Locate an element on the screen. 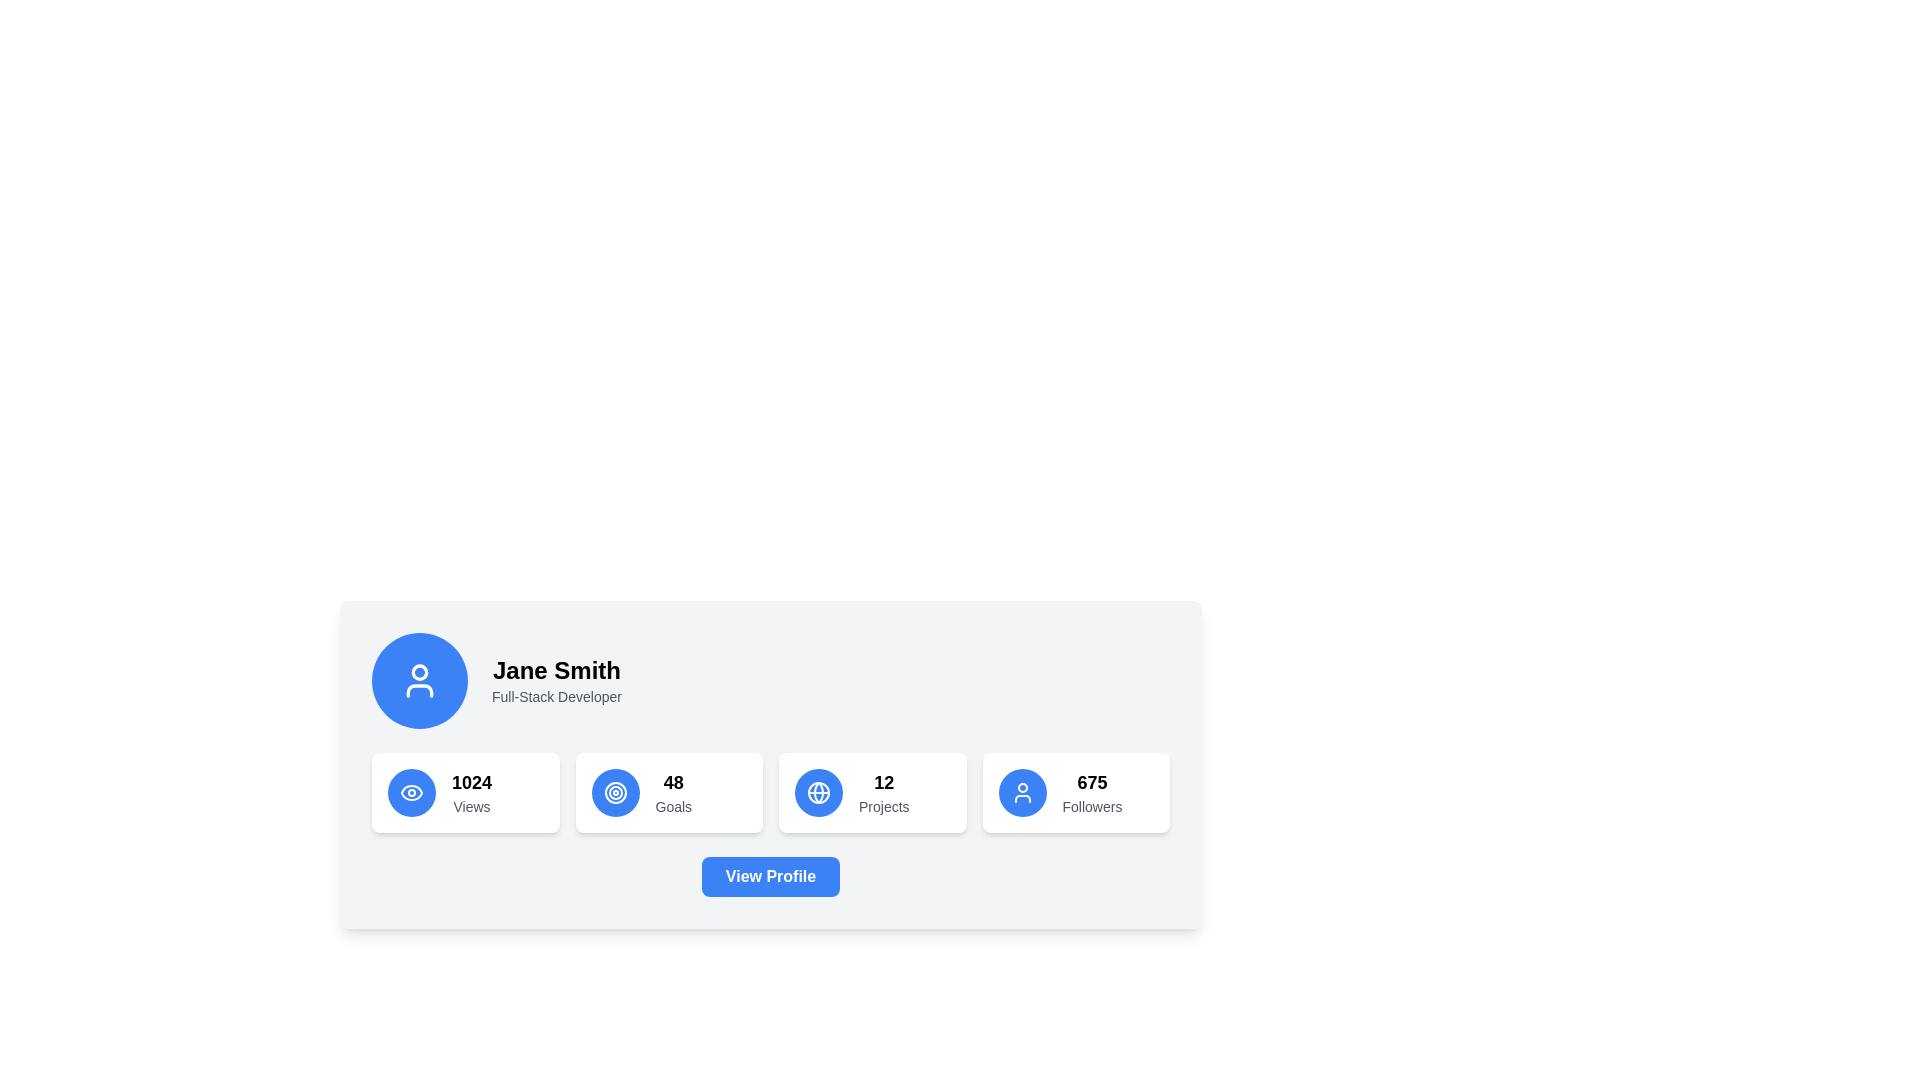 The width and height of the screenshot is (1920, 1080). the text label displaying the numeric value associated with the 'Goals' category, positioned above the label 'Goals' and between '1024 Views' and '12 Projects' is located at coordinates (673, 782).